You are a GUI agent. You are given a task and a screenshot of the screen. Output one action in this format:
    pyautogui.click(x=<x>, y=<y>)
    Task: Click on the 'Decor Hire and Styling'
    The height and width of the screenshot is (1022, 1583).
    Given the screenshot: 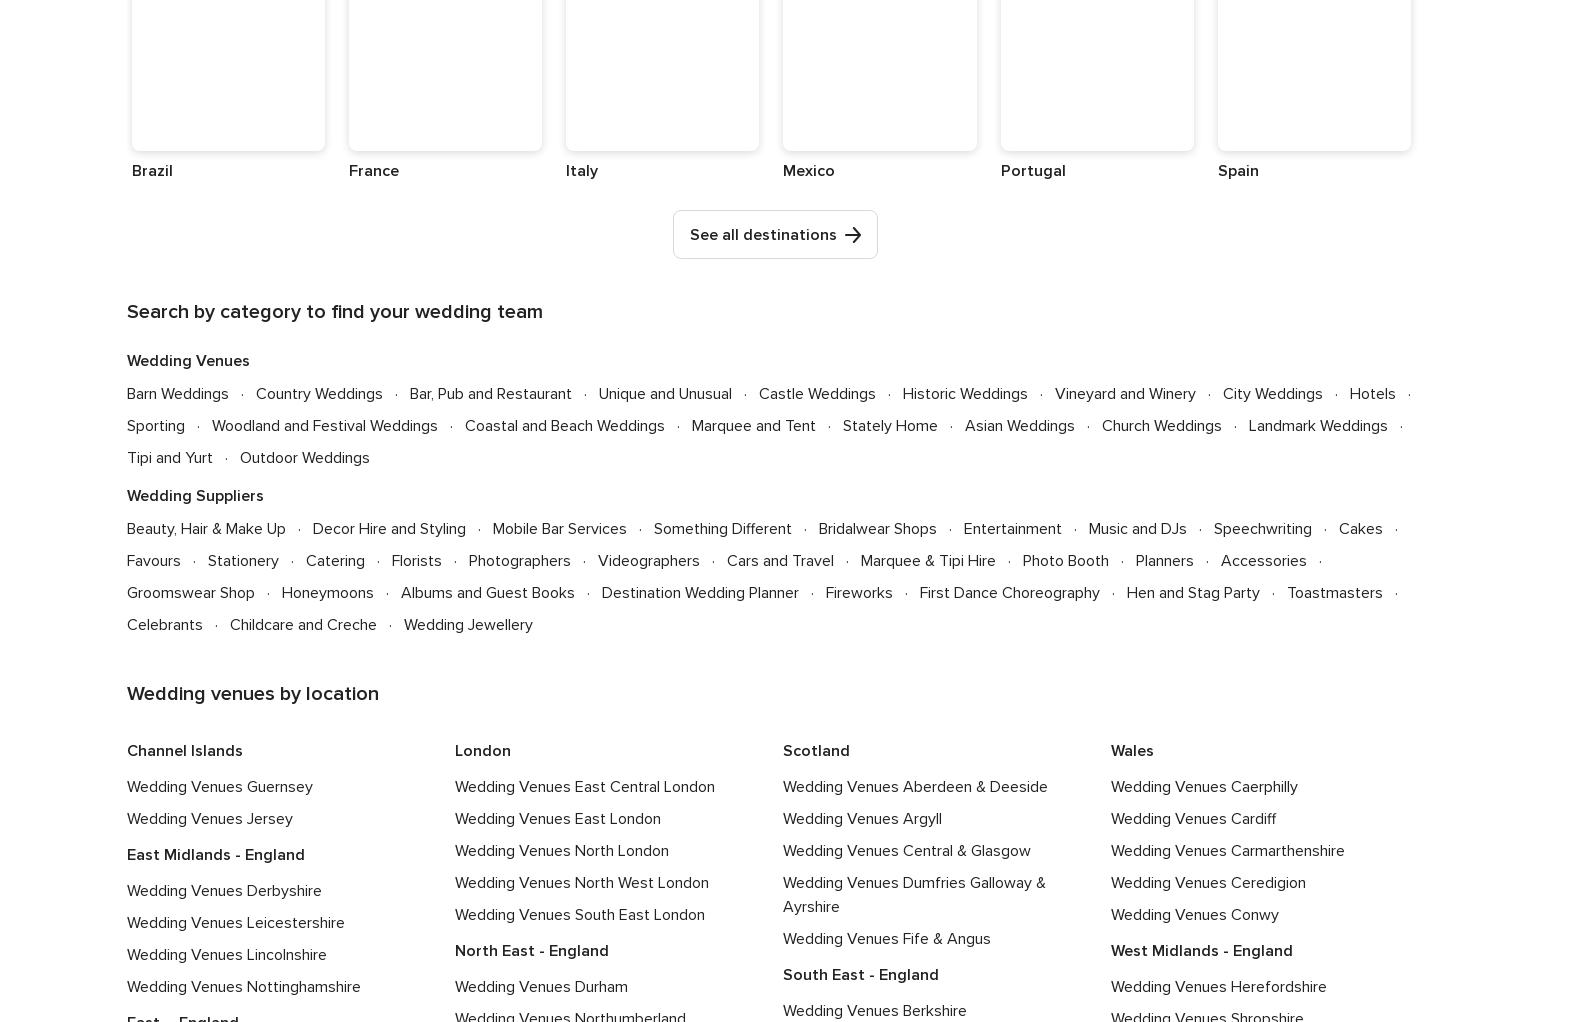 What is the action you would take?
    pyautogui.click(x=389, y=526)
    